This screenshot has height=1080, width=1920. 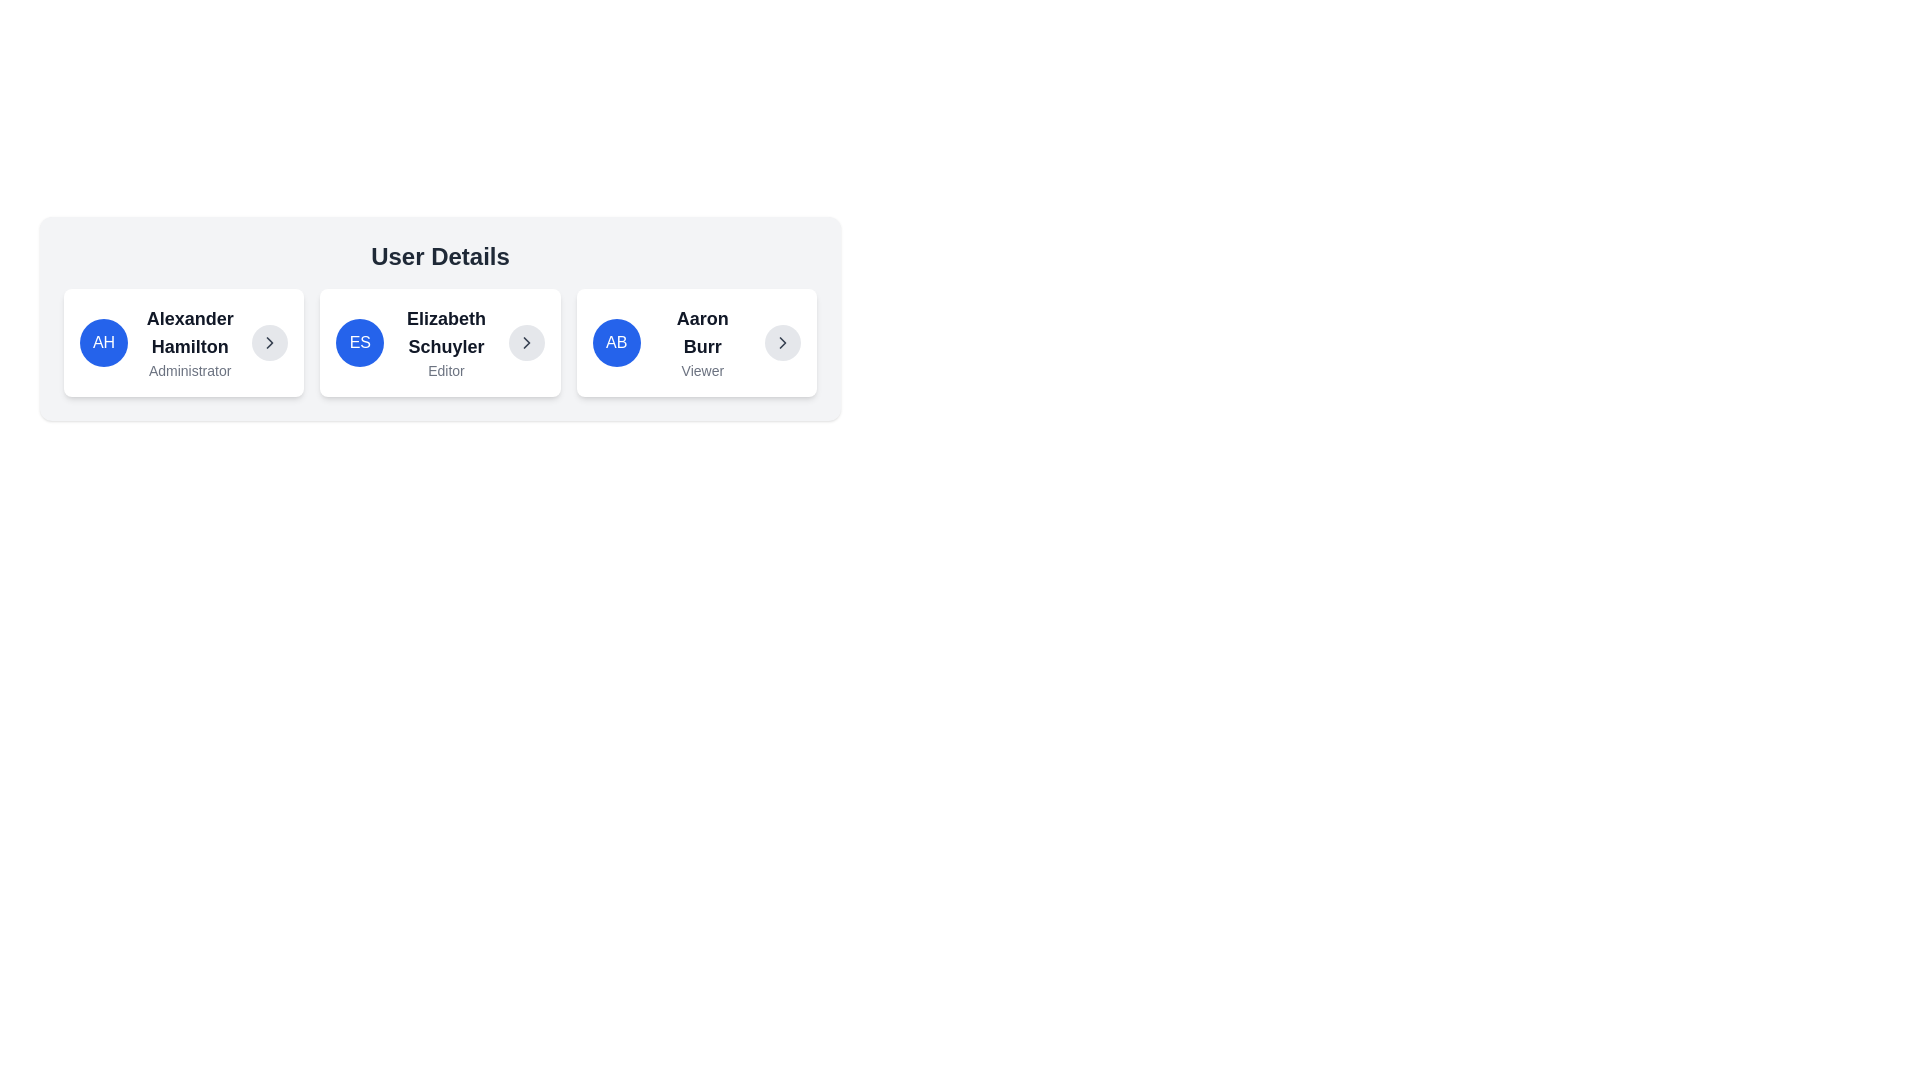 I want to click on the static text label that displays the name of the user in the middle user card of the 'User Details' section, so click(x=445, y=331).